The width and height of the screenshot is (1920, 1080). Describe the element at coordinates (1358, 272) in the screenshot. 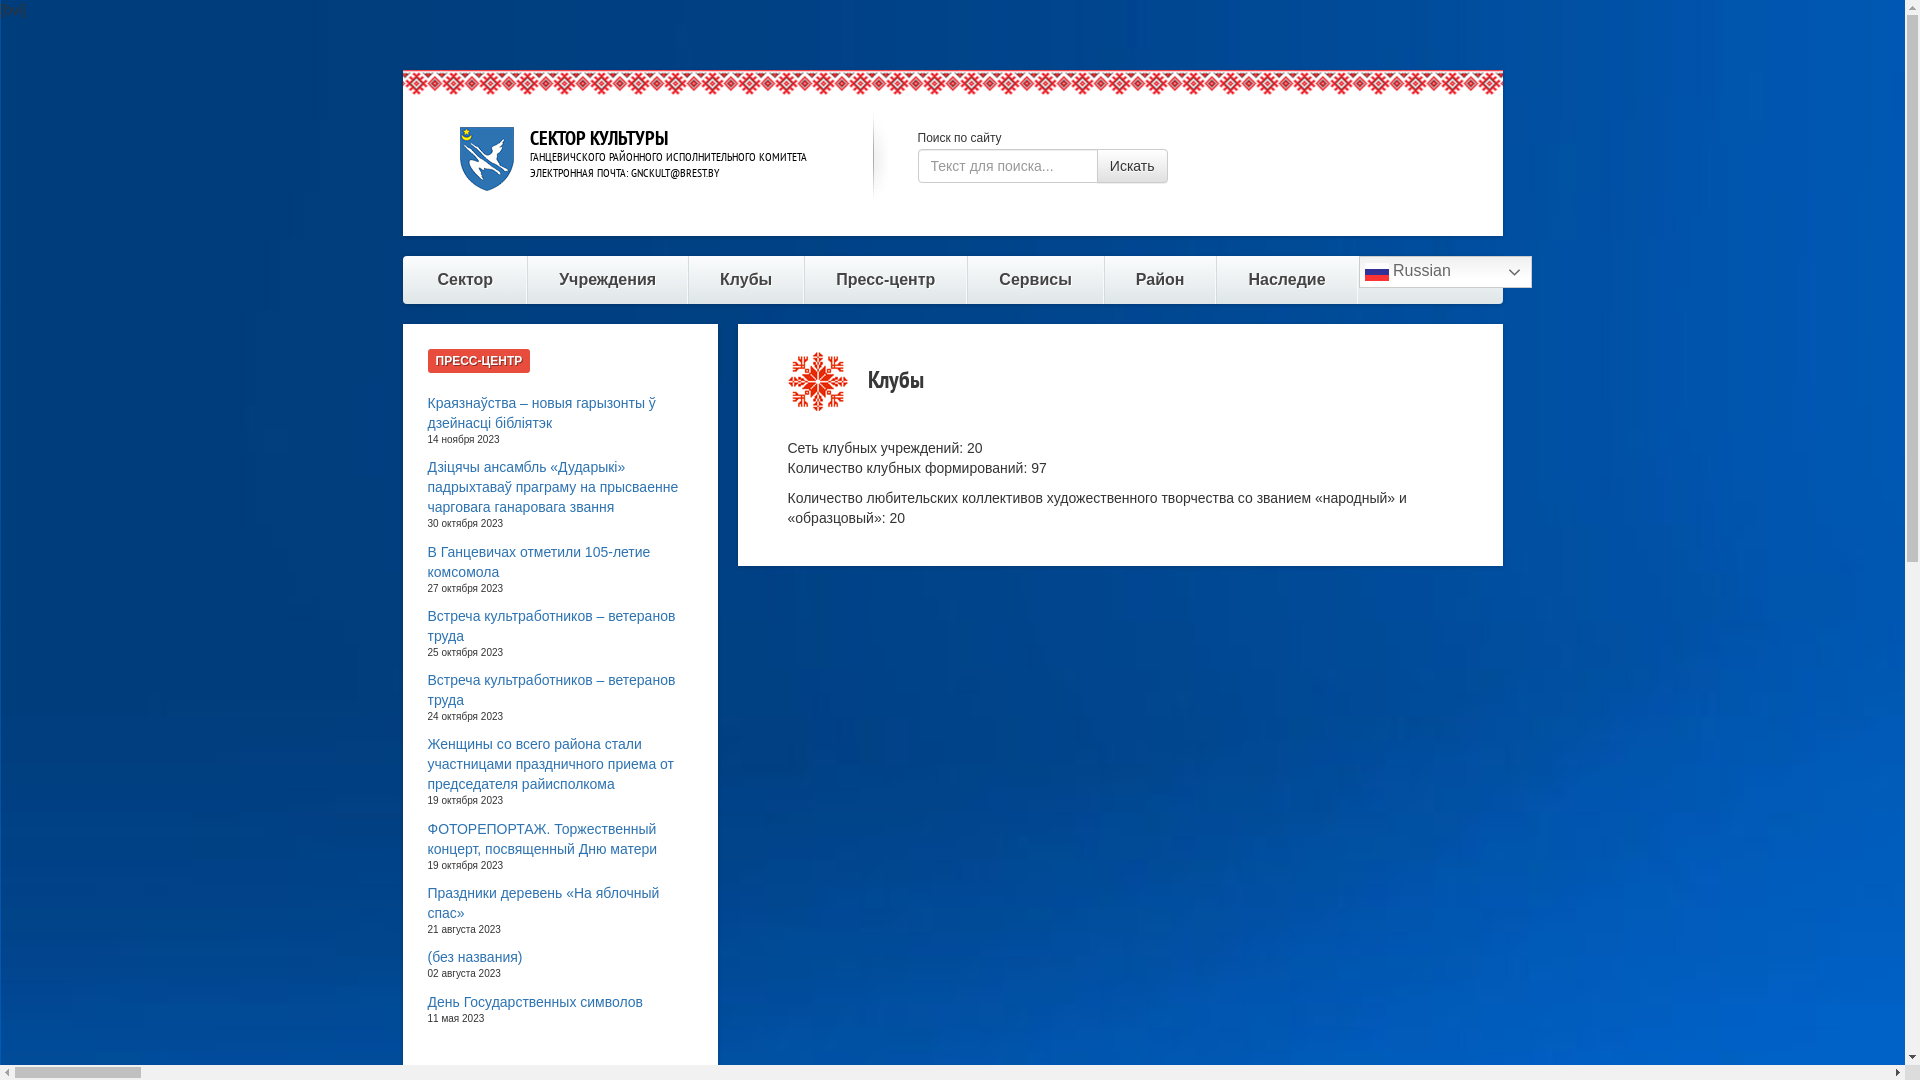

I see `'Russian'` at that location.